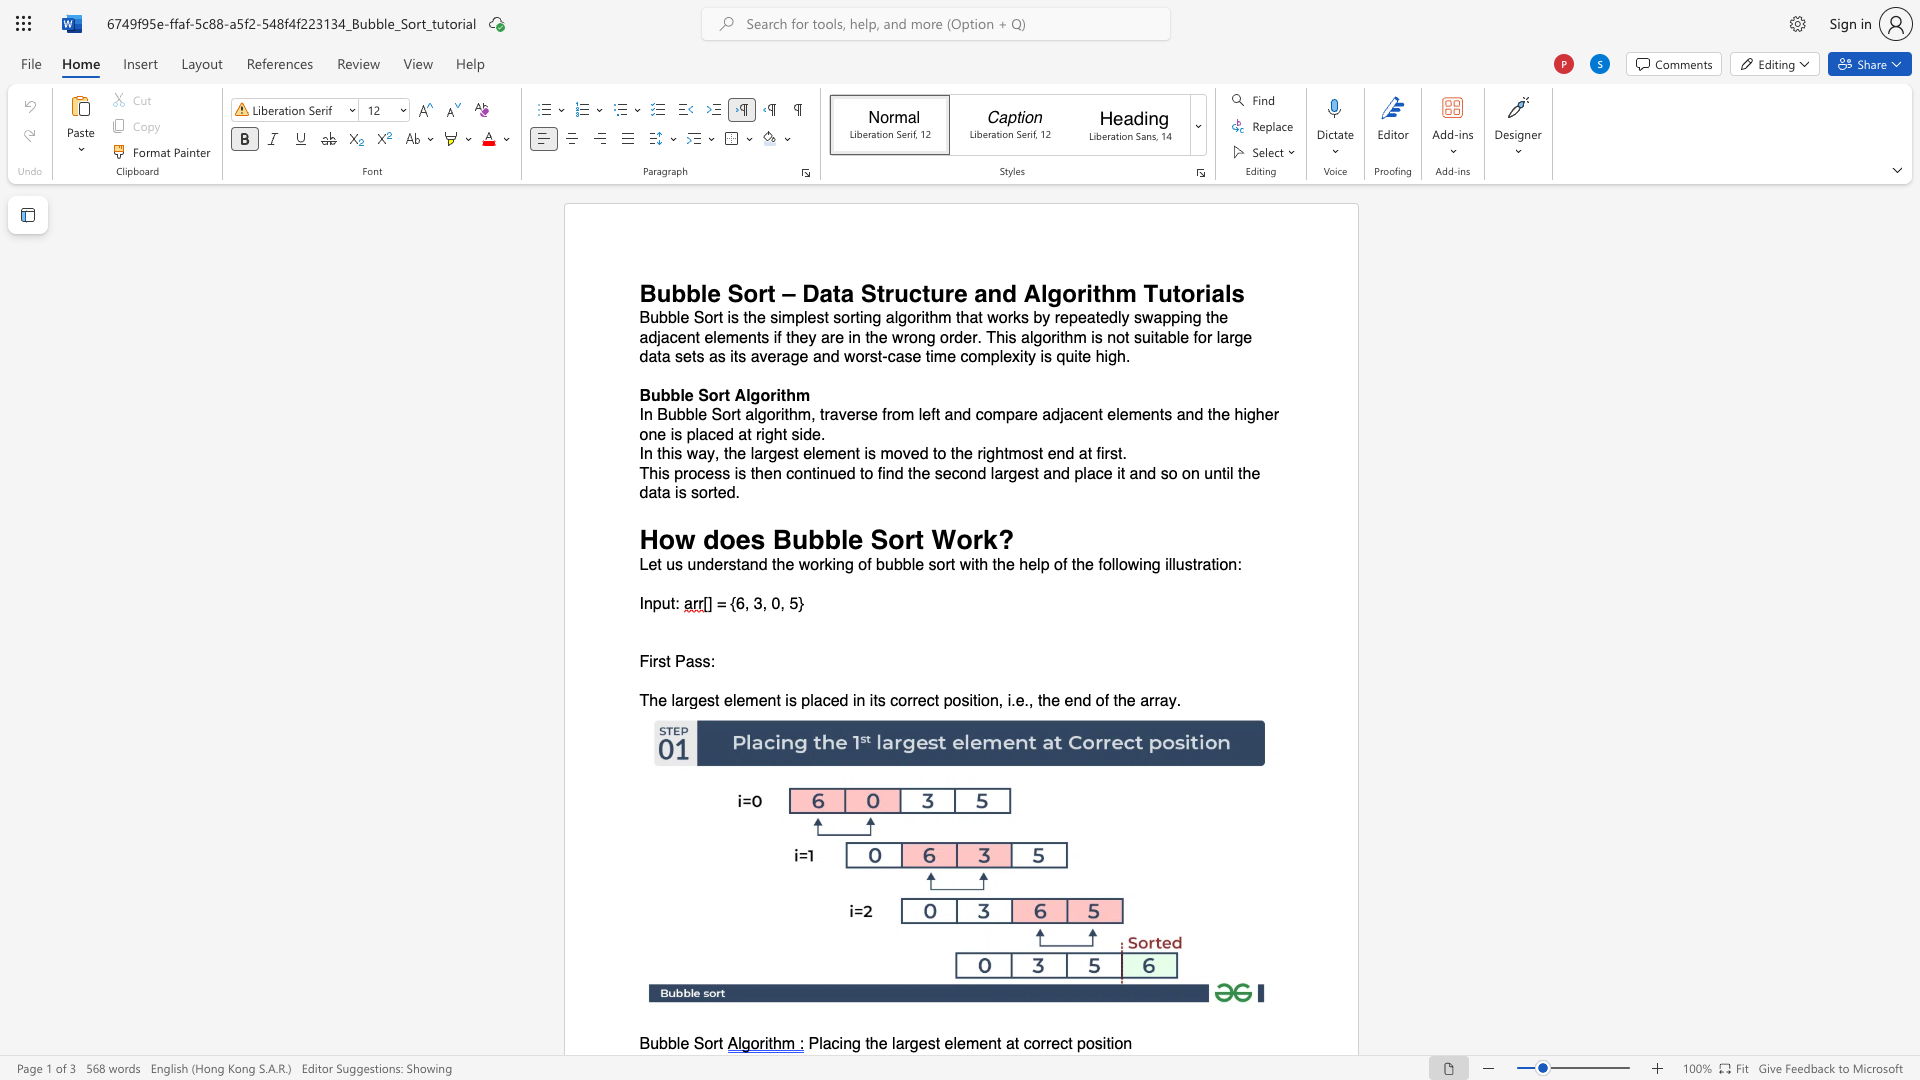 The image size is (1920, 1080). What do you see at coordinates (745, 433) in the screenshot?
I see `the space between the continuous character "a" and "t" in the text` at bounding box center [745, 433].